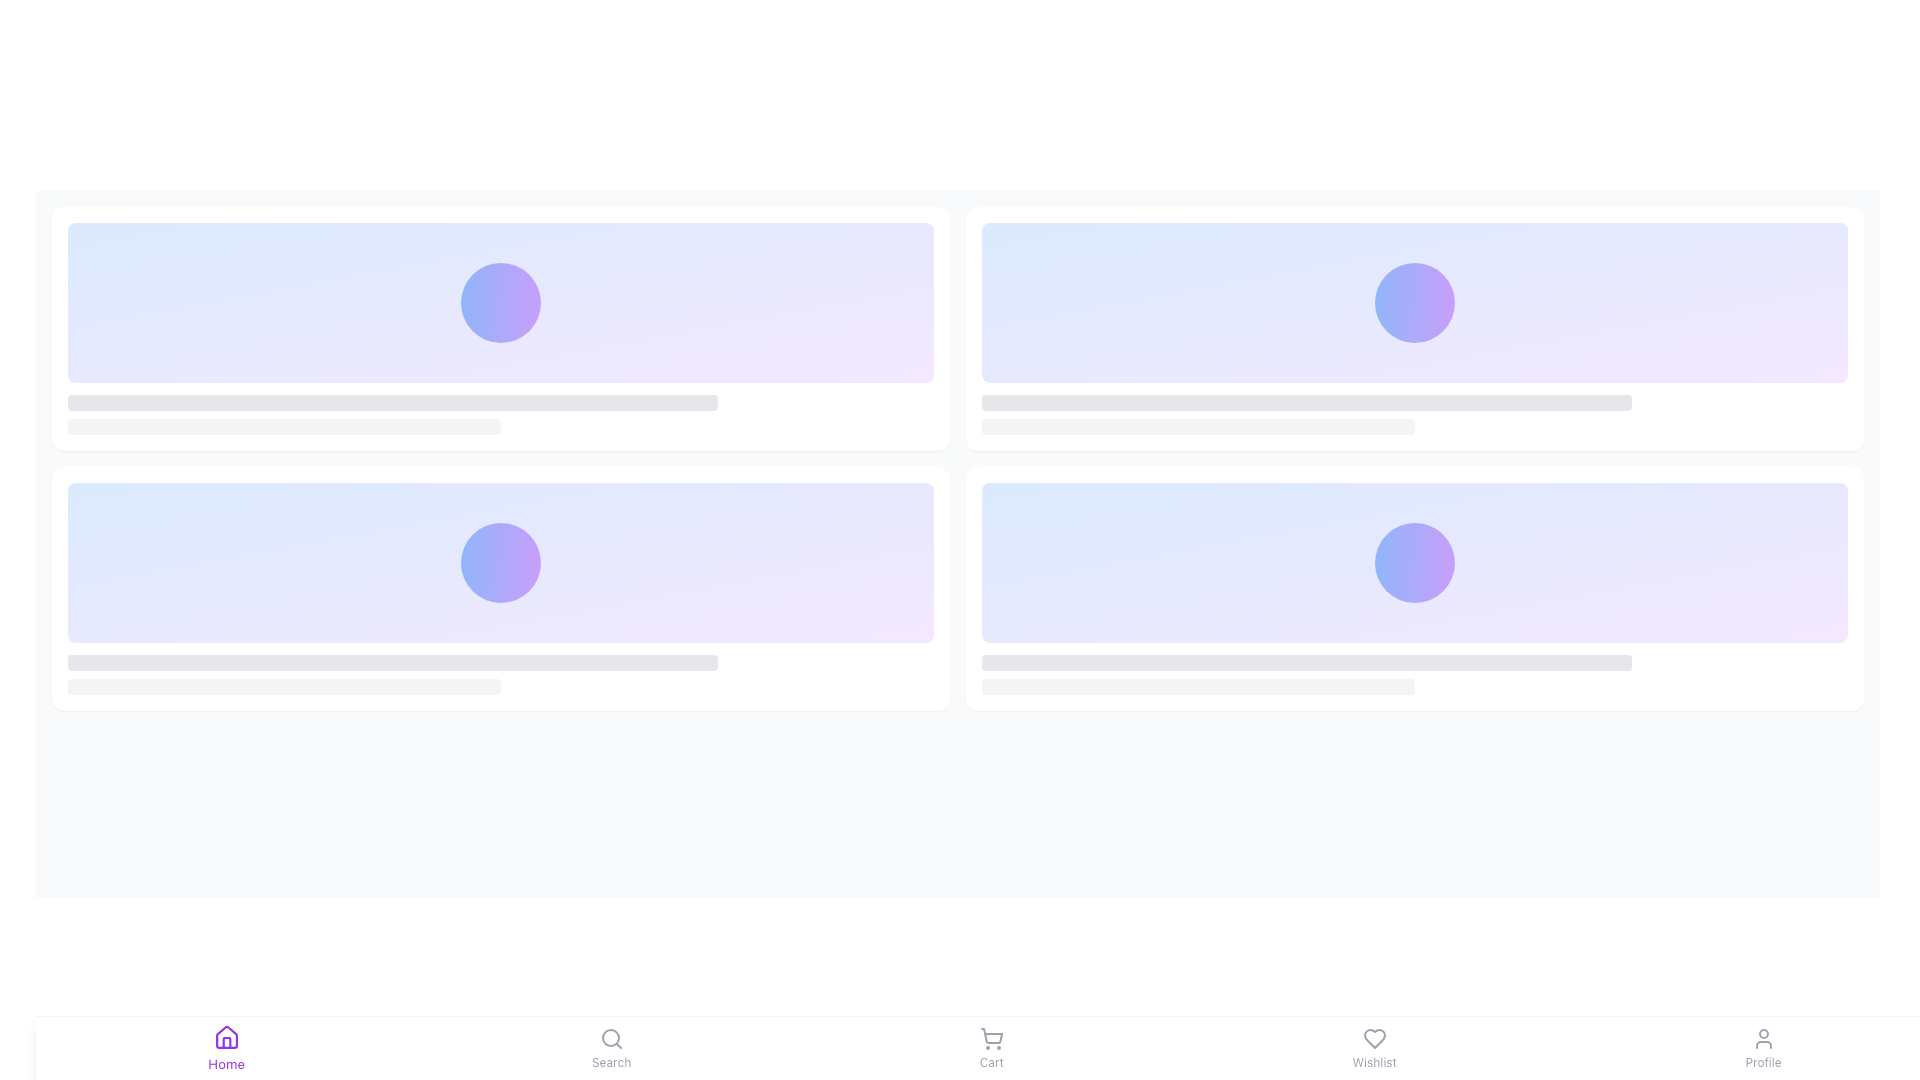  Describe the element at coordinates (1414, 303) in the screenshot. I see `the Decorative panel, which features a gradient background transitioning from light blue to light purple and has a circular decorative feature with a darker blue to purple gradient at its center` at that location.